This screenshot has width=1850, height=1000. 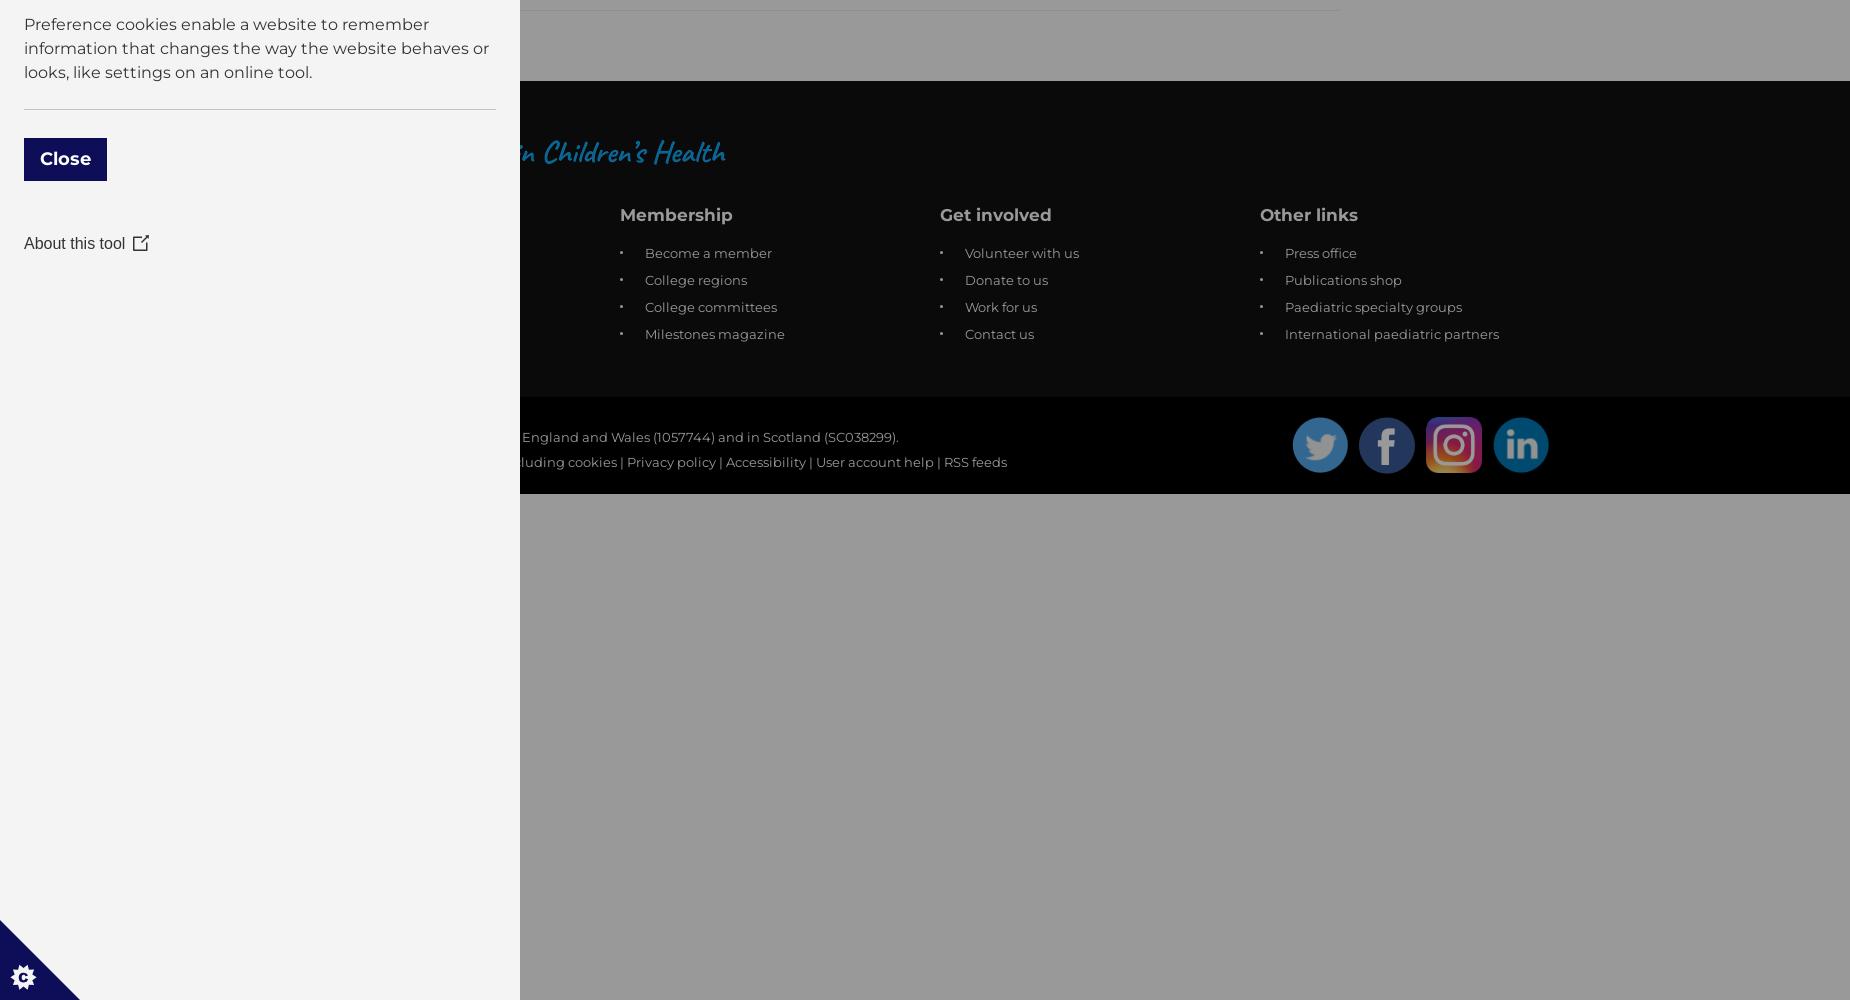 I want to click on 'Become a member', so click(x=708, y=253).